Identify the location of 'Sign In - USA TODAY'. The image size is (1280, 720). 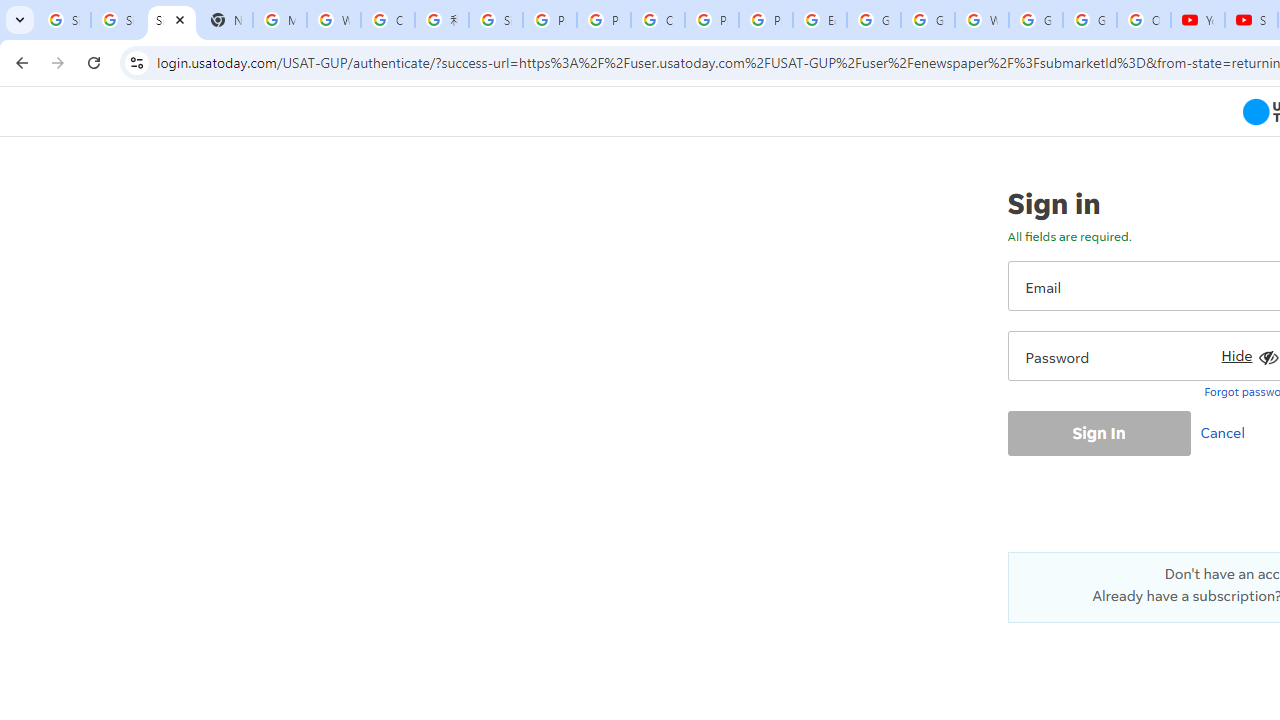
(171, 20).